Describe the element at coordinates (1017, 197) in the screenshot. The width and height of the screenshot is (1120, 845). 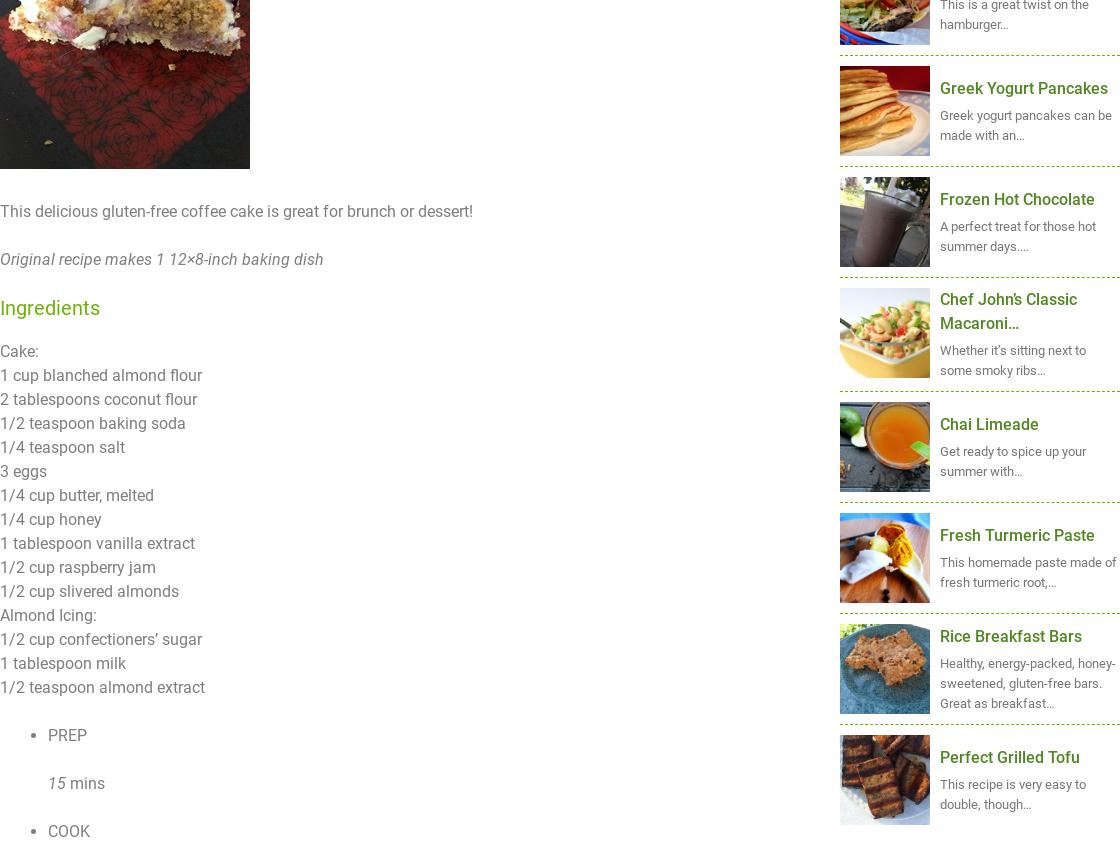
I see `'Frozen Hot Chocolate'` at that location.